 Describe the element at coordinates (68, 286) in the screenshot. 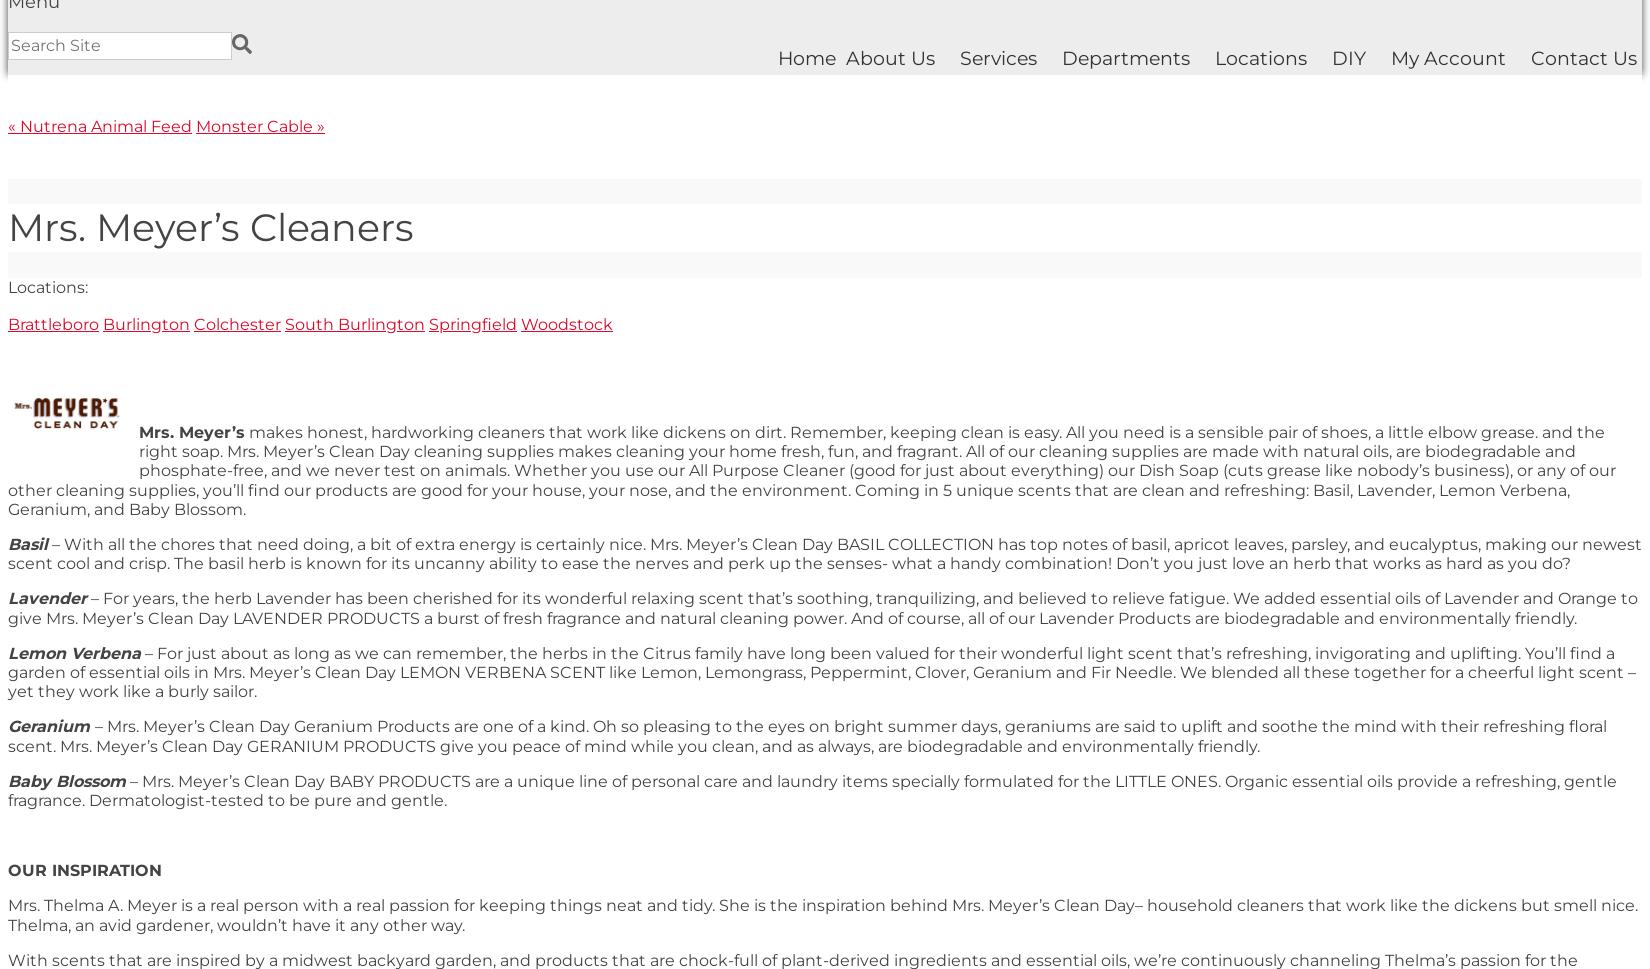

I see `'SMELLS GREAT'` at that location.